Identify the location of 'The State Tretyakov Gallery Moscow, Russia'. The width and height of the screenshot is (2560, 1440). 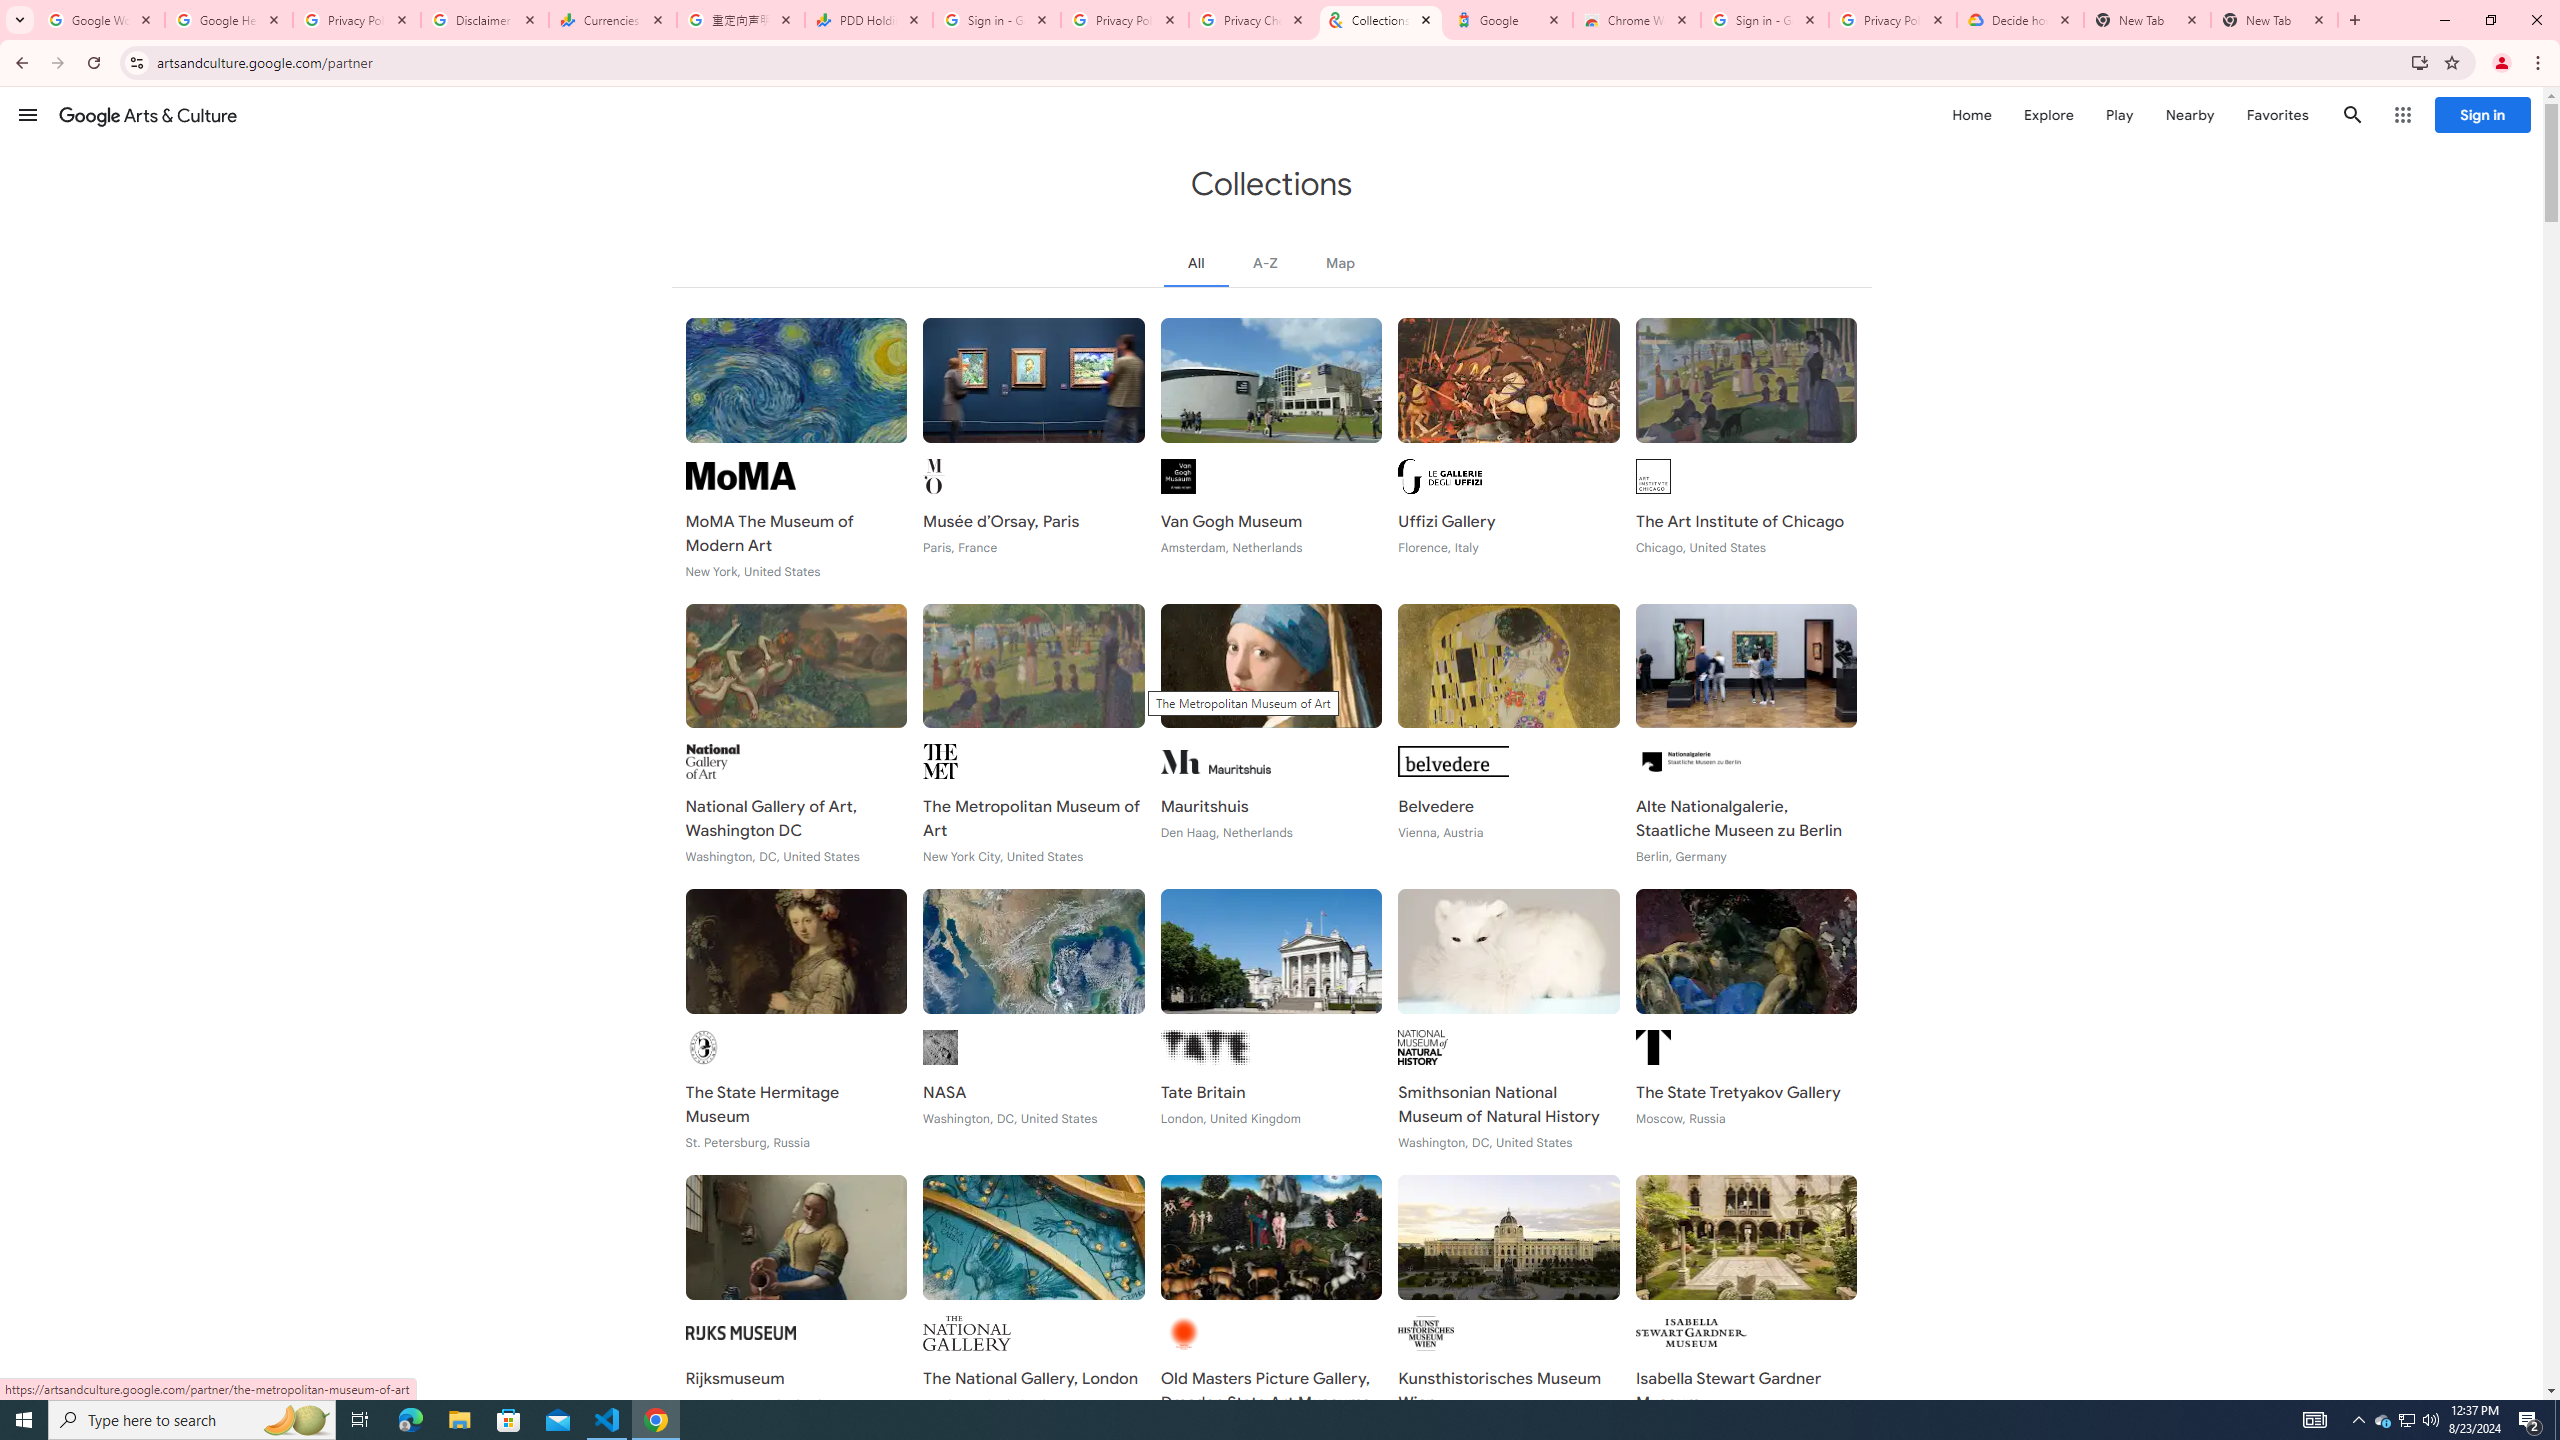
(1746, 1018).